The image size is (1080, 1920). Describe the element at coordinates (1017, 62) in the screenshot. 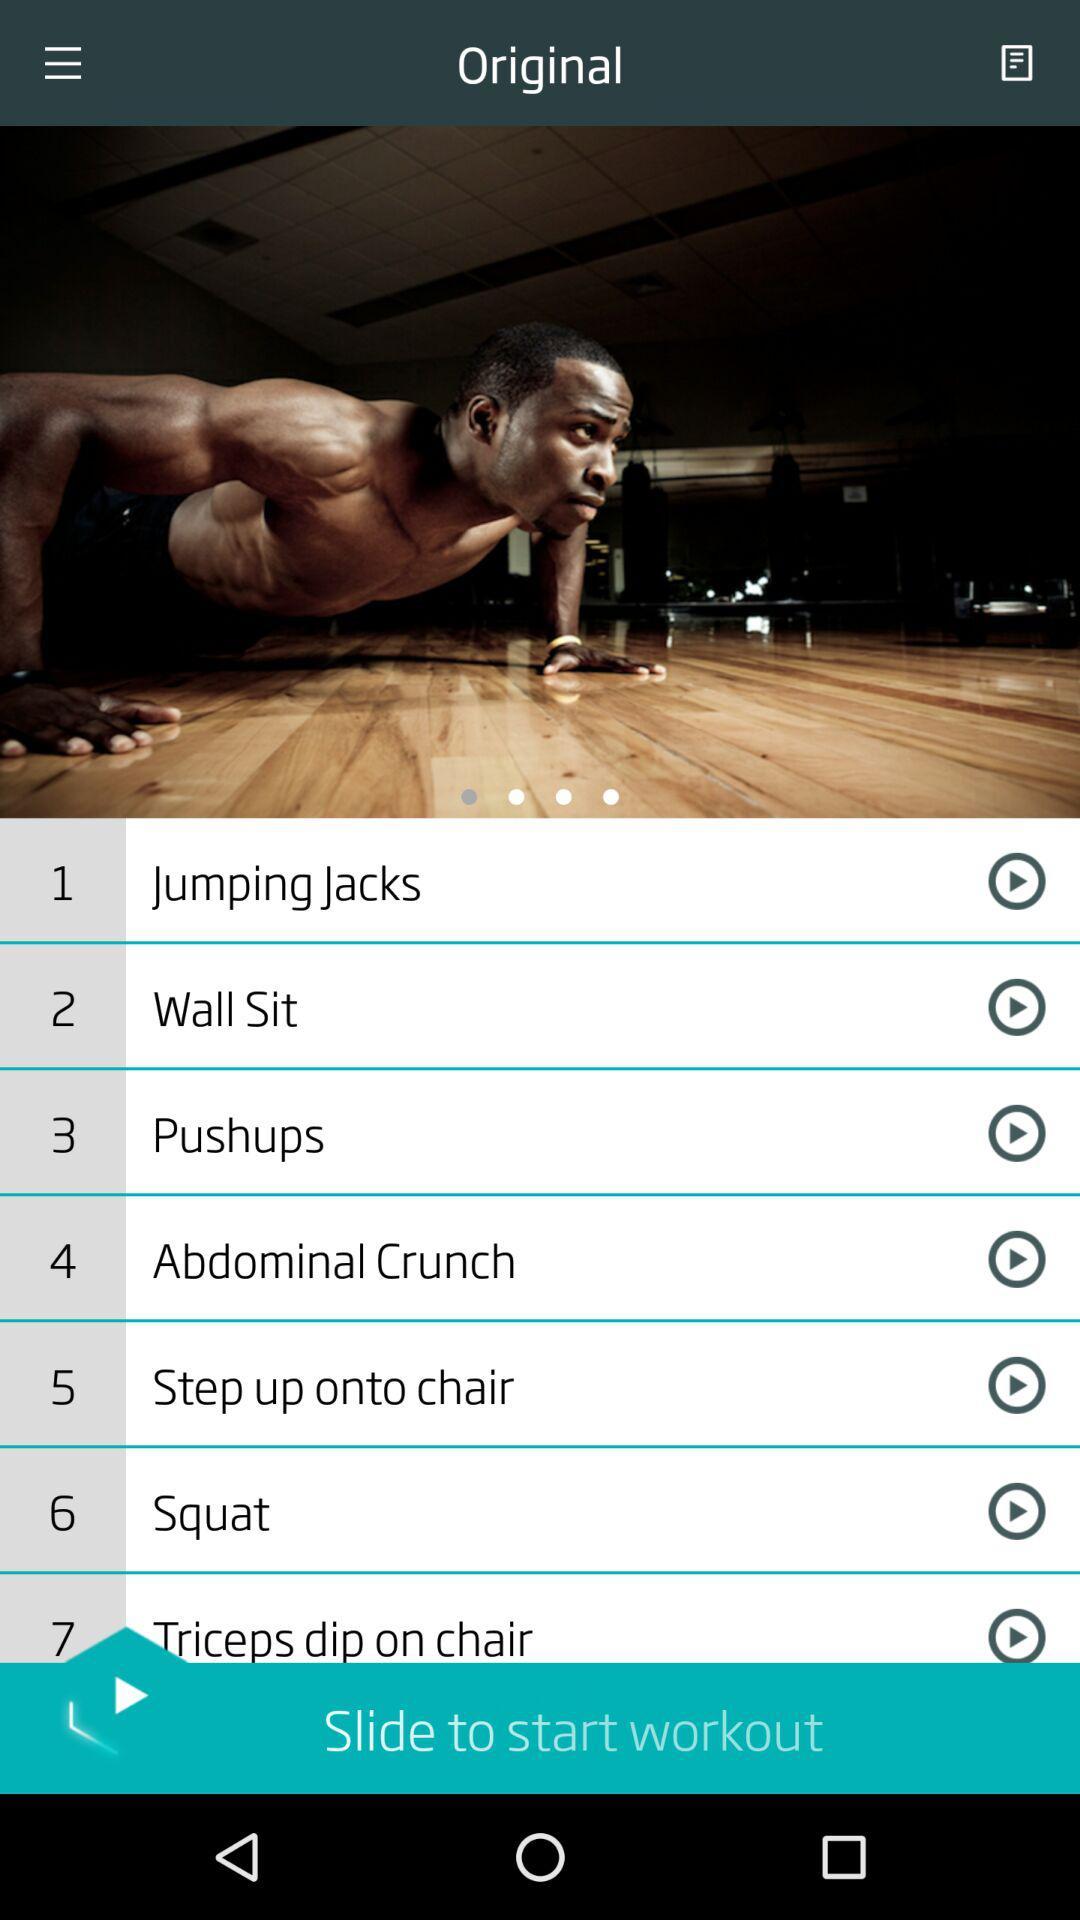

I see `the copy icon` at that location.